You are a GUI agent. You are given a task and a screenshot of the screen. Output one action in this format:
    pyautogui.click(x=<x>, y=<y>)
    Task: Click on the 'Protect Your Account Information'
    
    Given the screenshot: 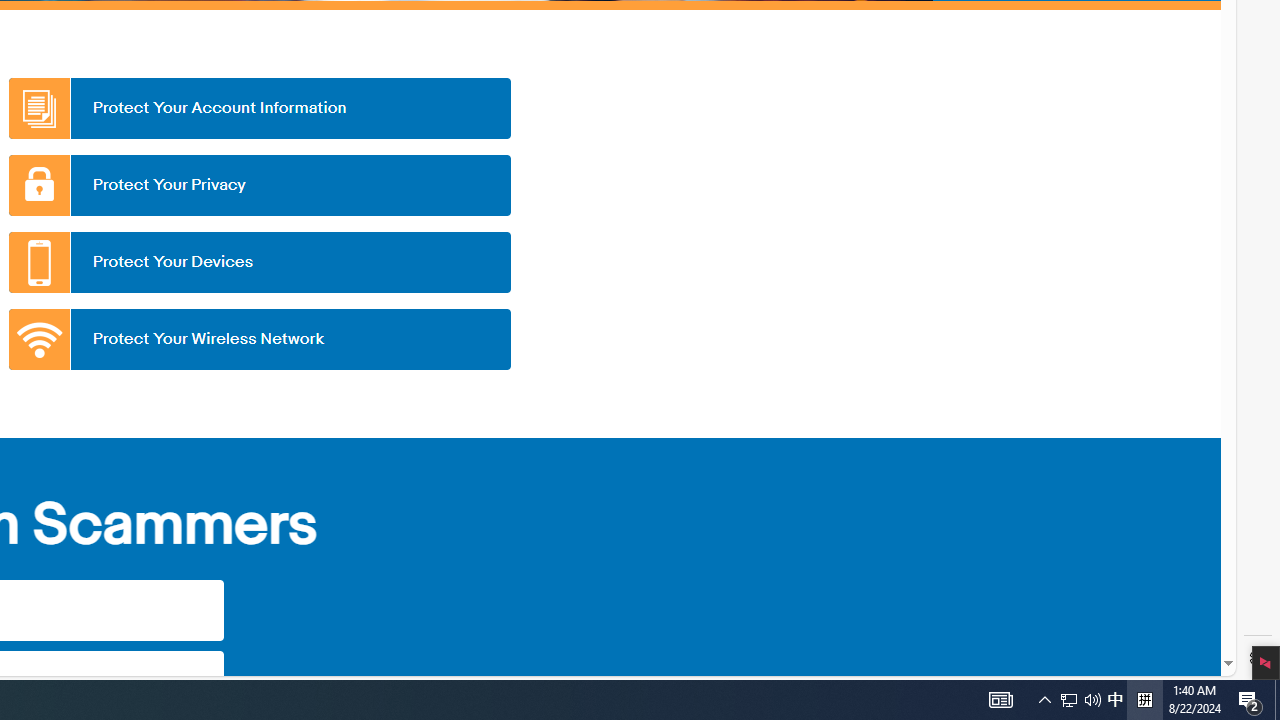 What is the action you would take?
    pyautogui.click(x=258, y=108)
    